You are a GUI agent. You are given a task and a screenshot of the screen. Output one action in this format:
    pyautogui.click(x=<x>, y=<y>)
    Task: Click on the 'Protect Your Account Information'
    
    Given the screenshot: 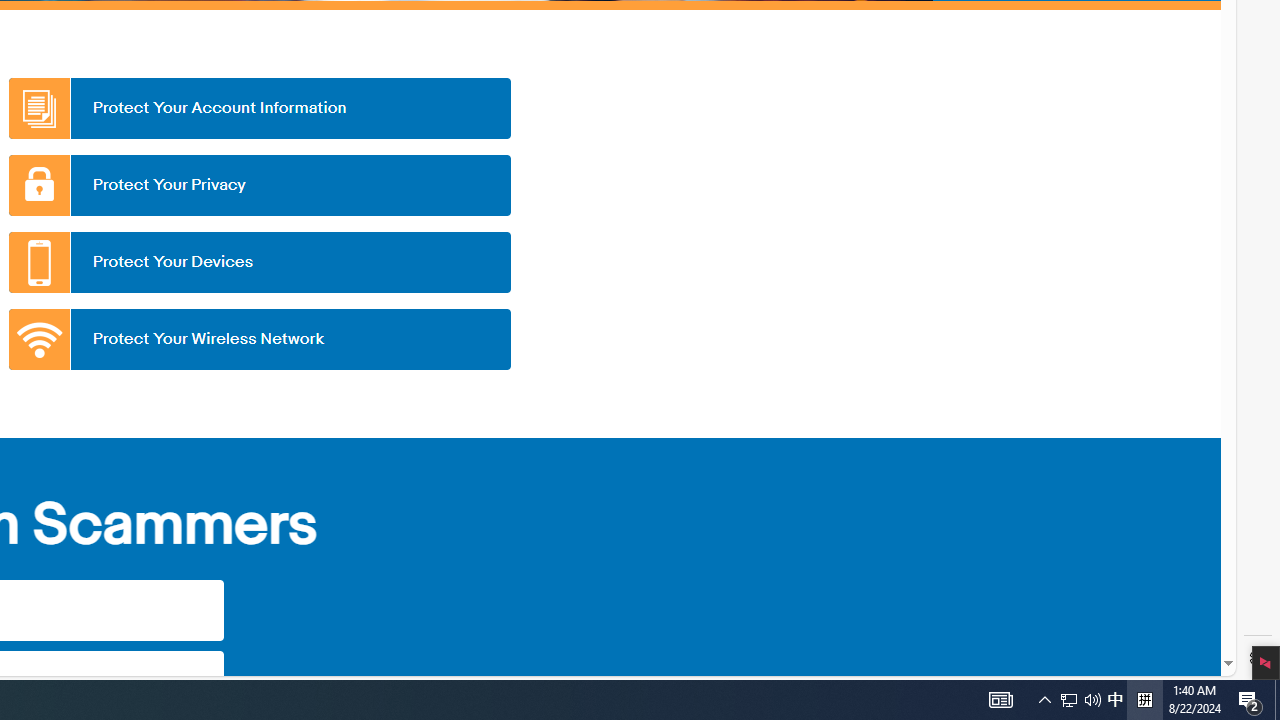 What is the action you would take?
    pyautogui.click(x=258, y=108)
    